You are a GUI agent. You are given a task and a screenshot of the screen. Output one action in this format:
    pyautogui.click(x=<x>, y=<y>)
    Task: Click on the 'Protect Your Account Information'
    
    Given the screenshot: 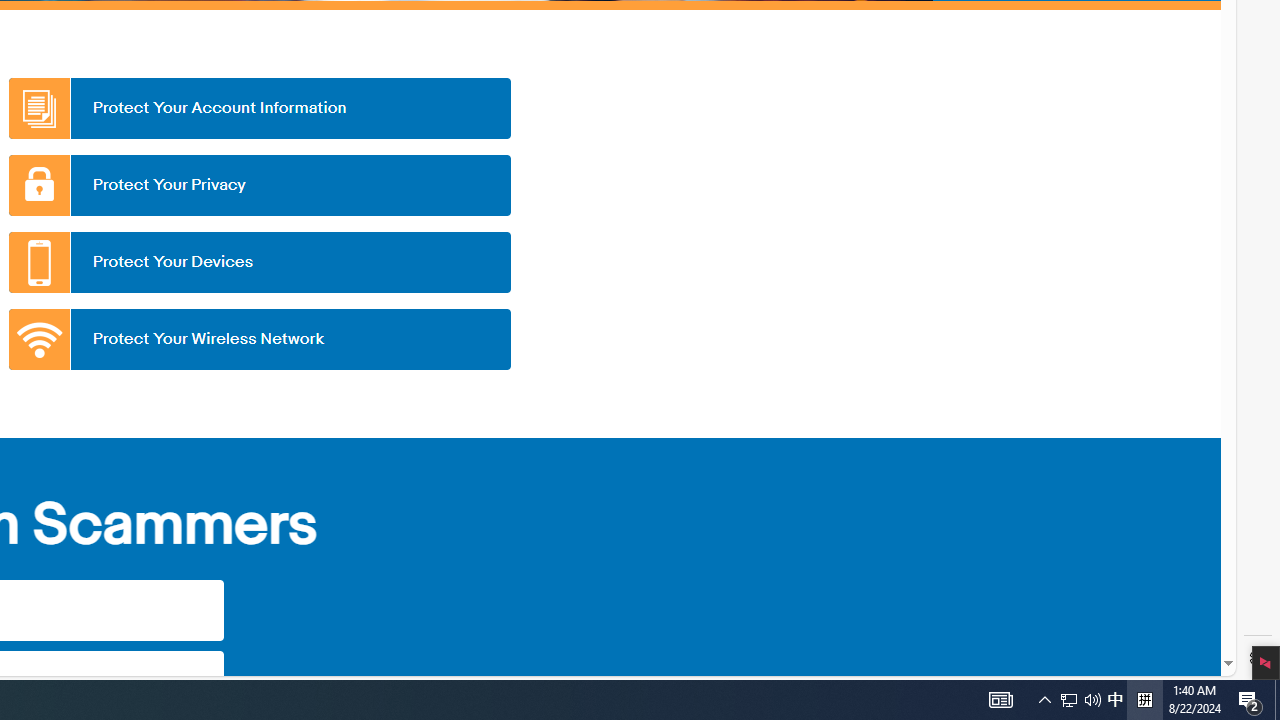 What is the action you would take?
    pyautogui.click(x=258, y=108)
    